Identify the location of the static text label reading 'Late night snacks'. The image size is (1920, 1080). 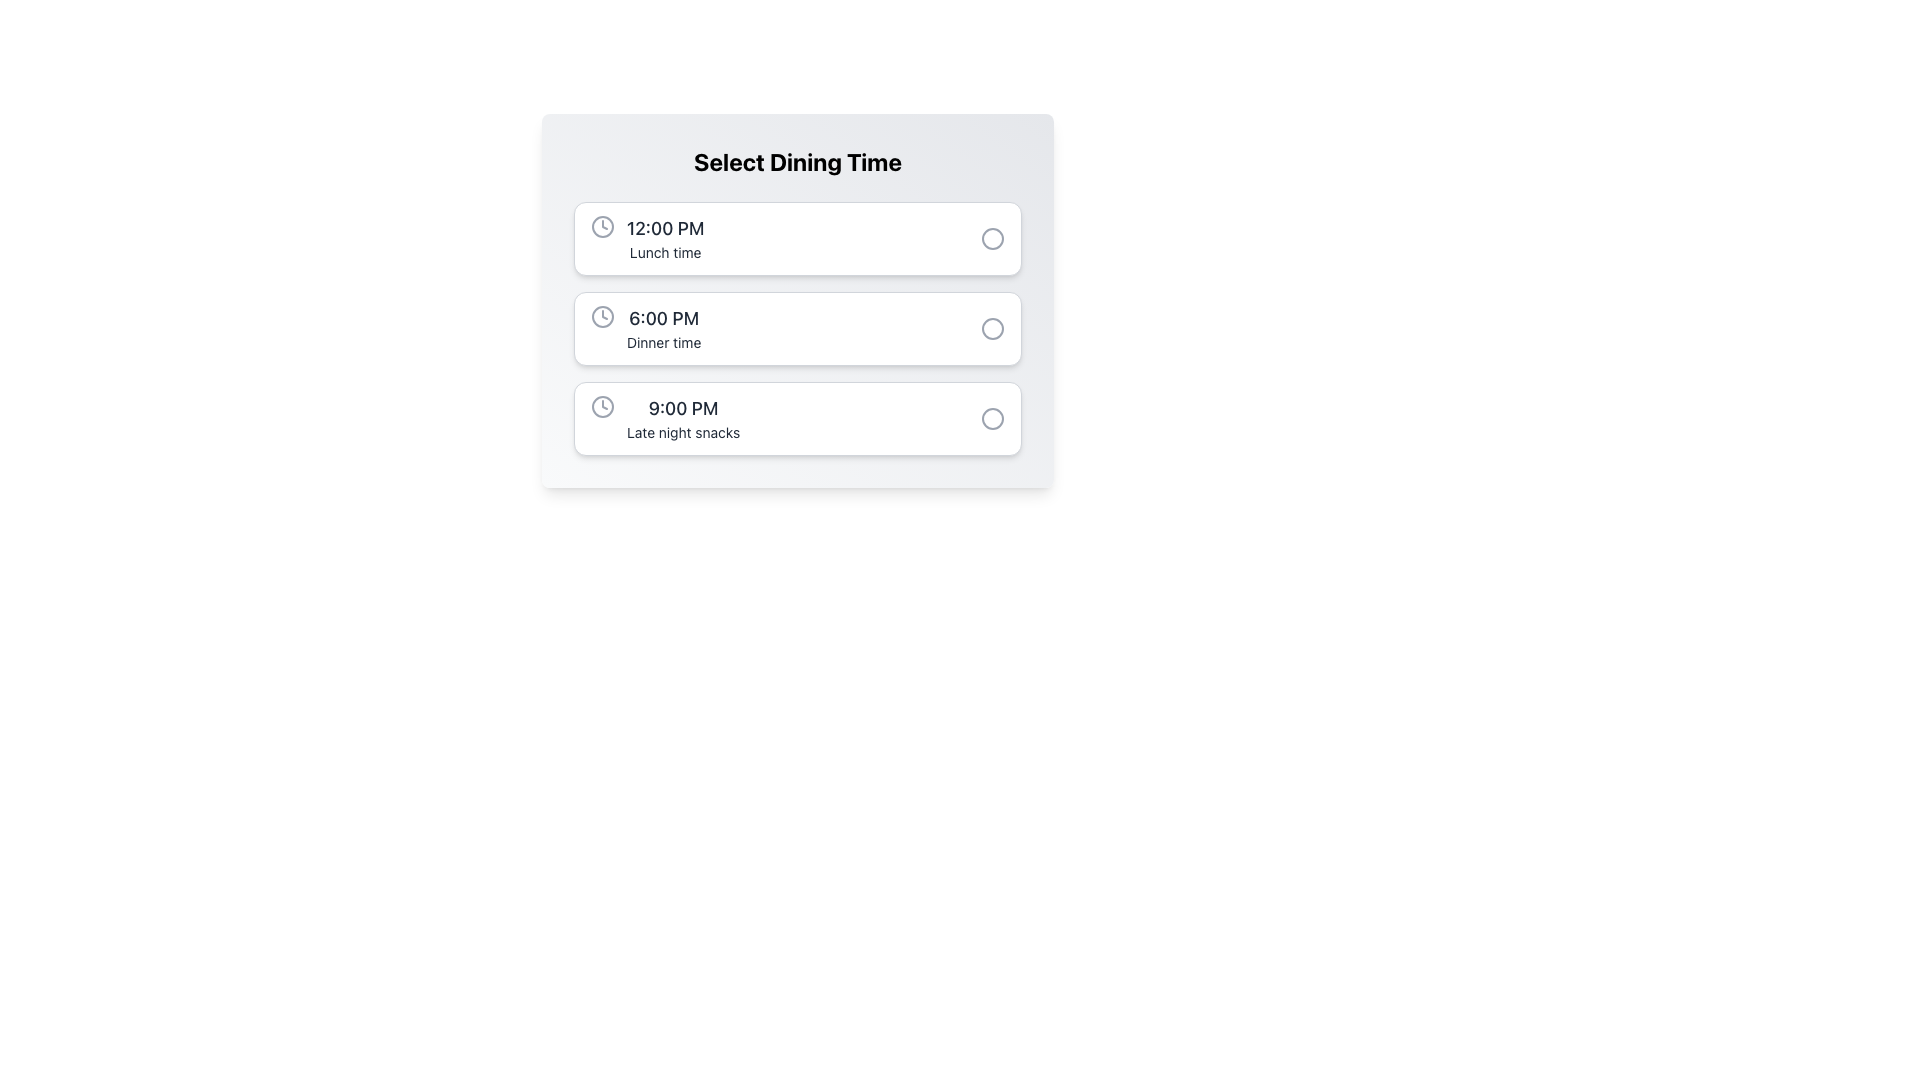
(683, 431).